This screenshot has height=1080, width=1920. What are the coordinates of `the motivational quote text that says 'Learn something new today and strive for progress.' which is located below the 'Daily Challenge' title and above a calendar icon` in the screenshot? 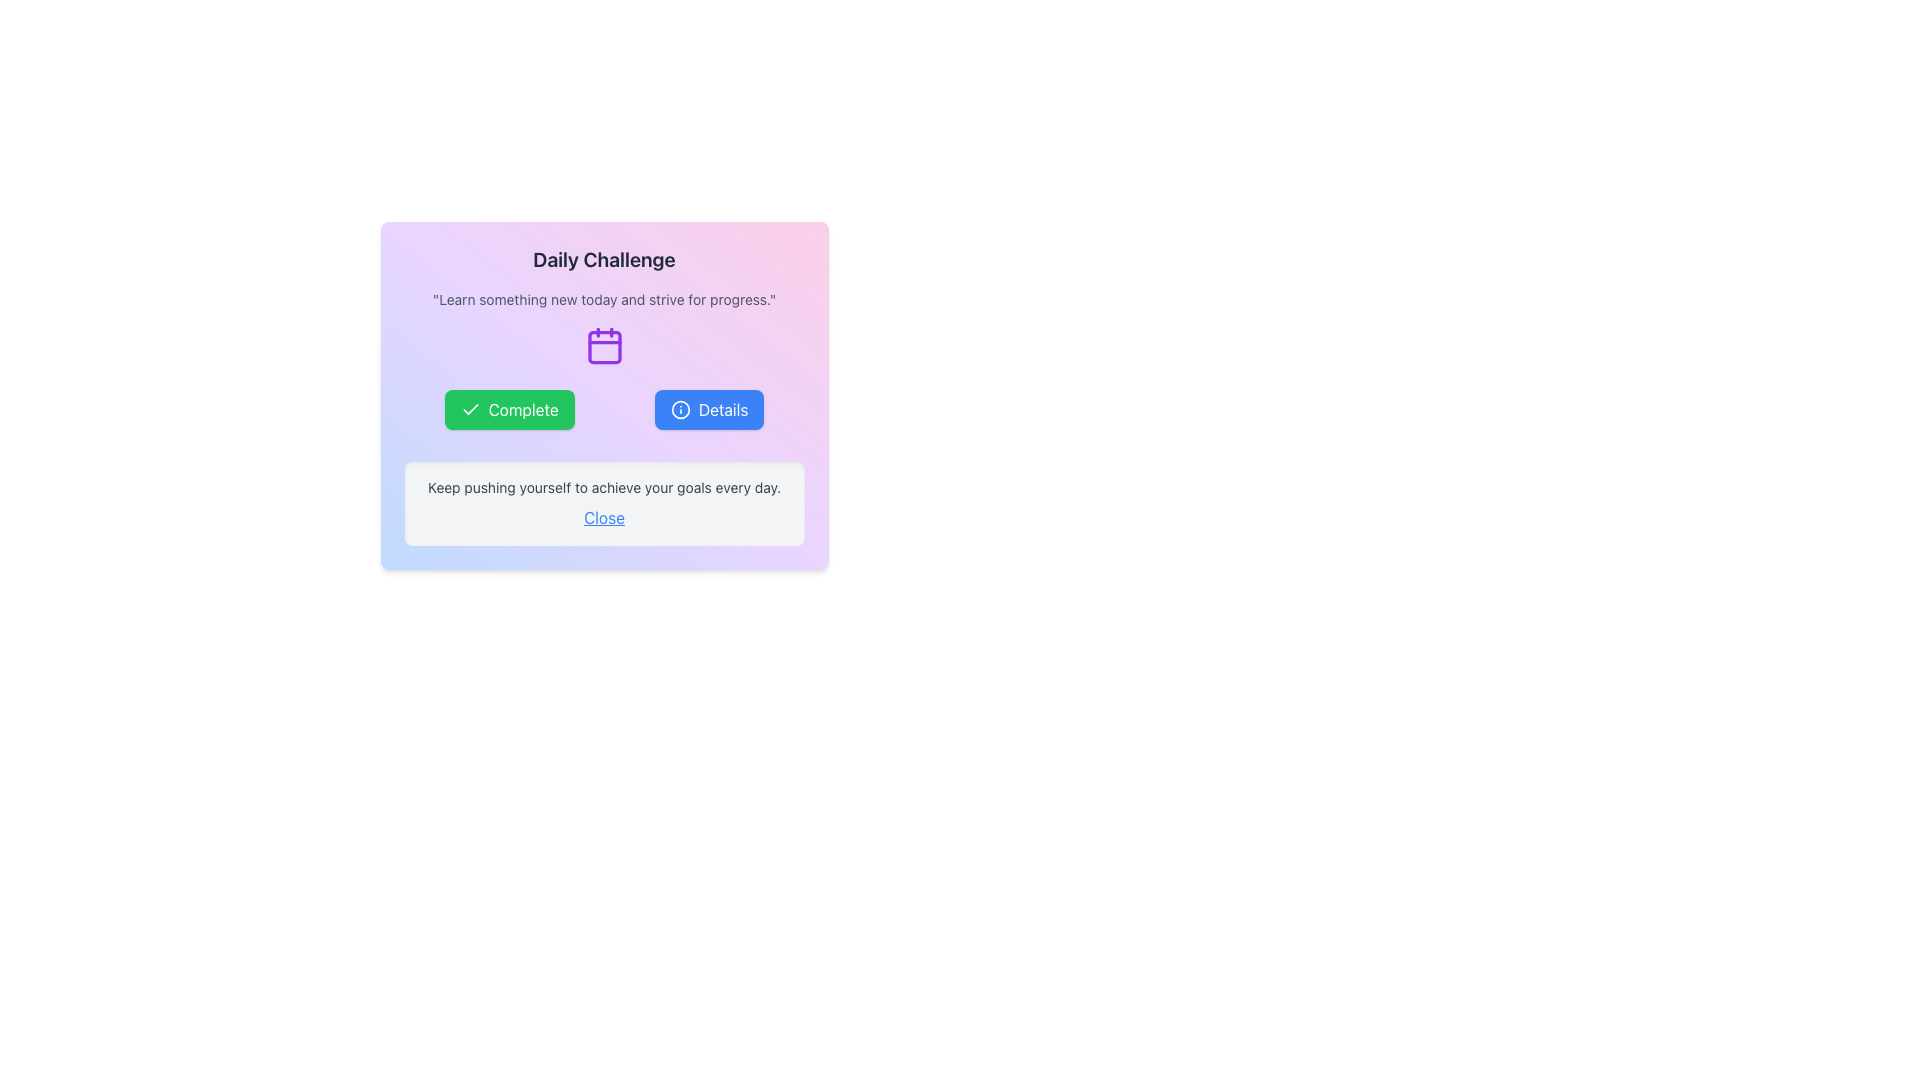 It's located at (603, 300).